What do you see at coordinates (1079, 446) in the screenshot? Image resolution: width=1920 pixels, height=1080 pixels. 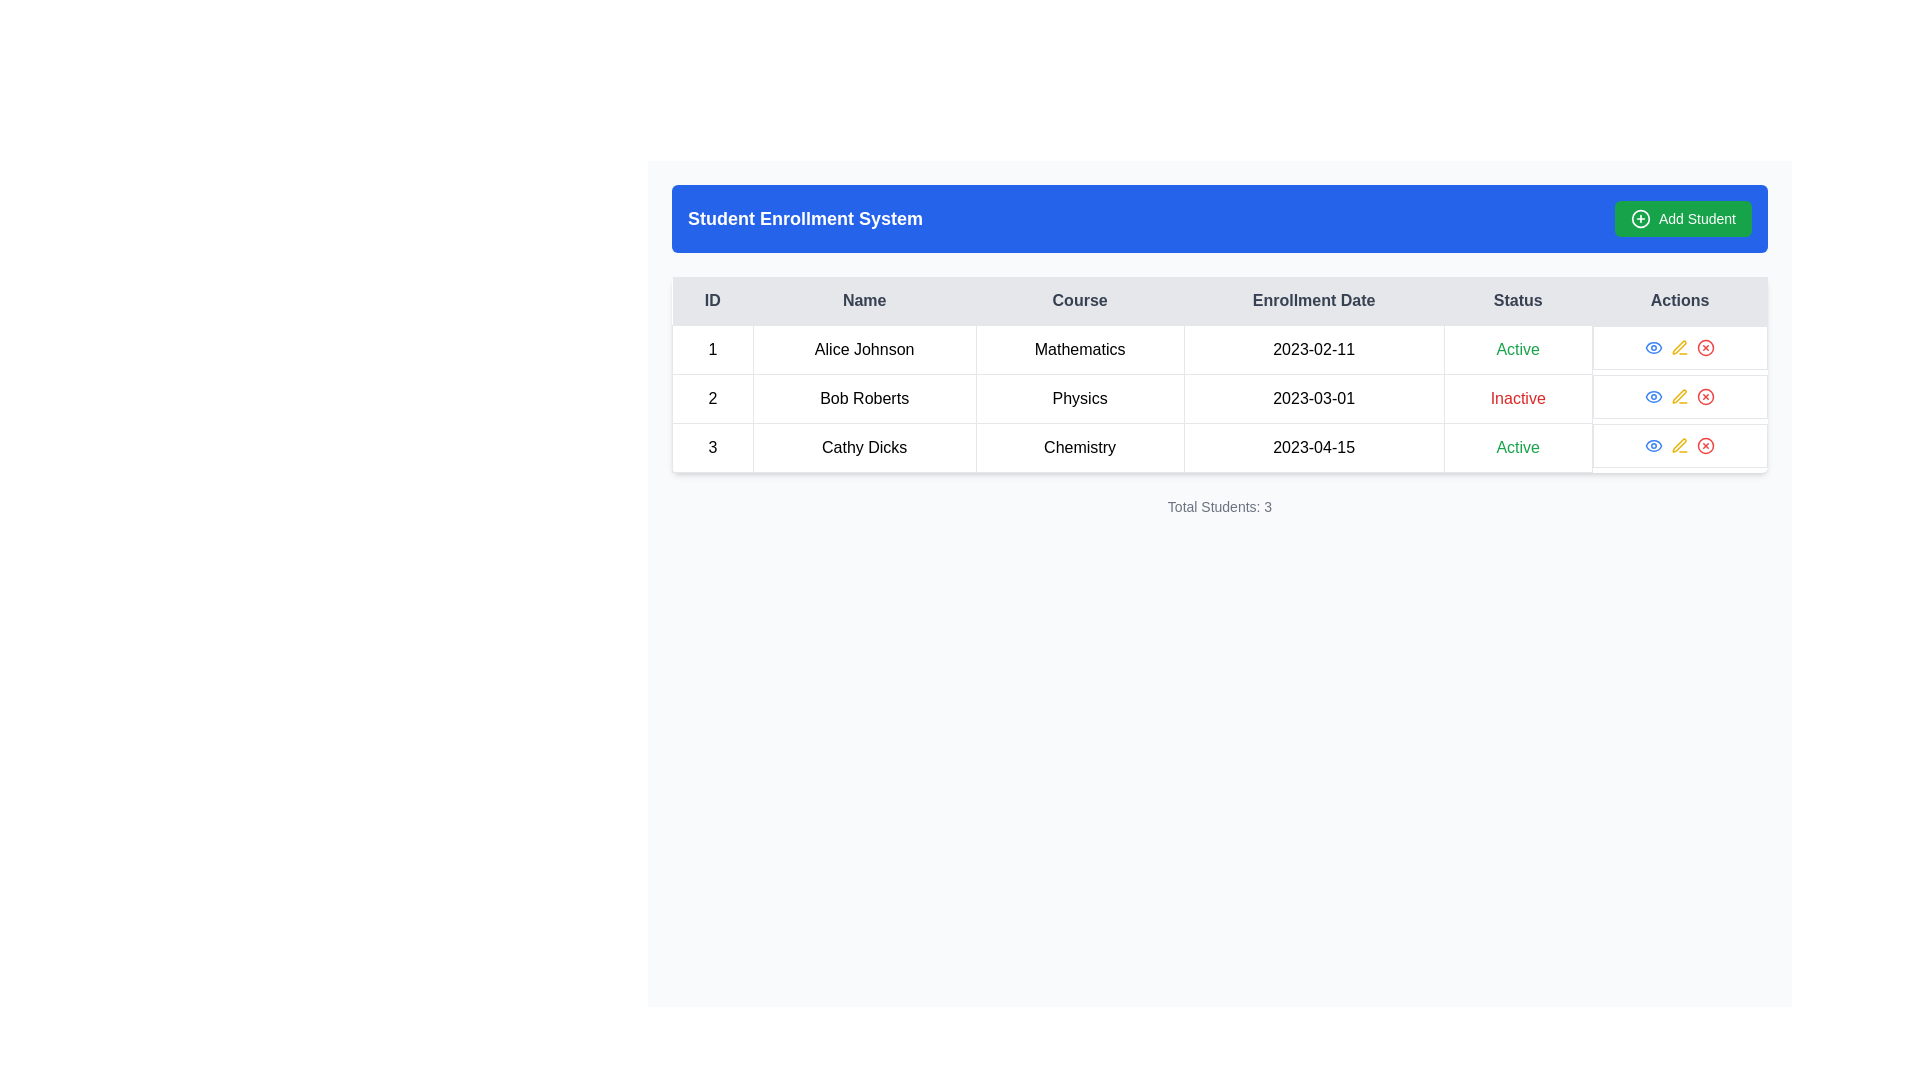 I see `the table cell displaying the course title 'Chemistry' for student 'Cathy Dicks' in the third column of the third row to interact with underlying components` at bounding box center [1079, 446].